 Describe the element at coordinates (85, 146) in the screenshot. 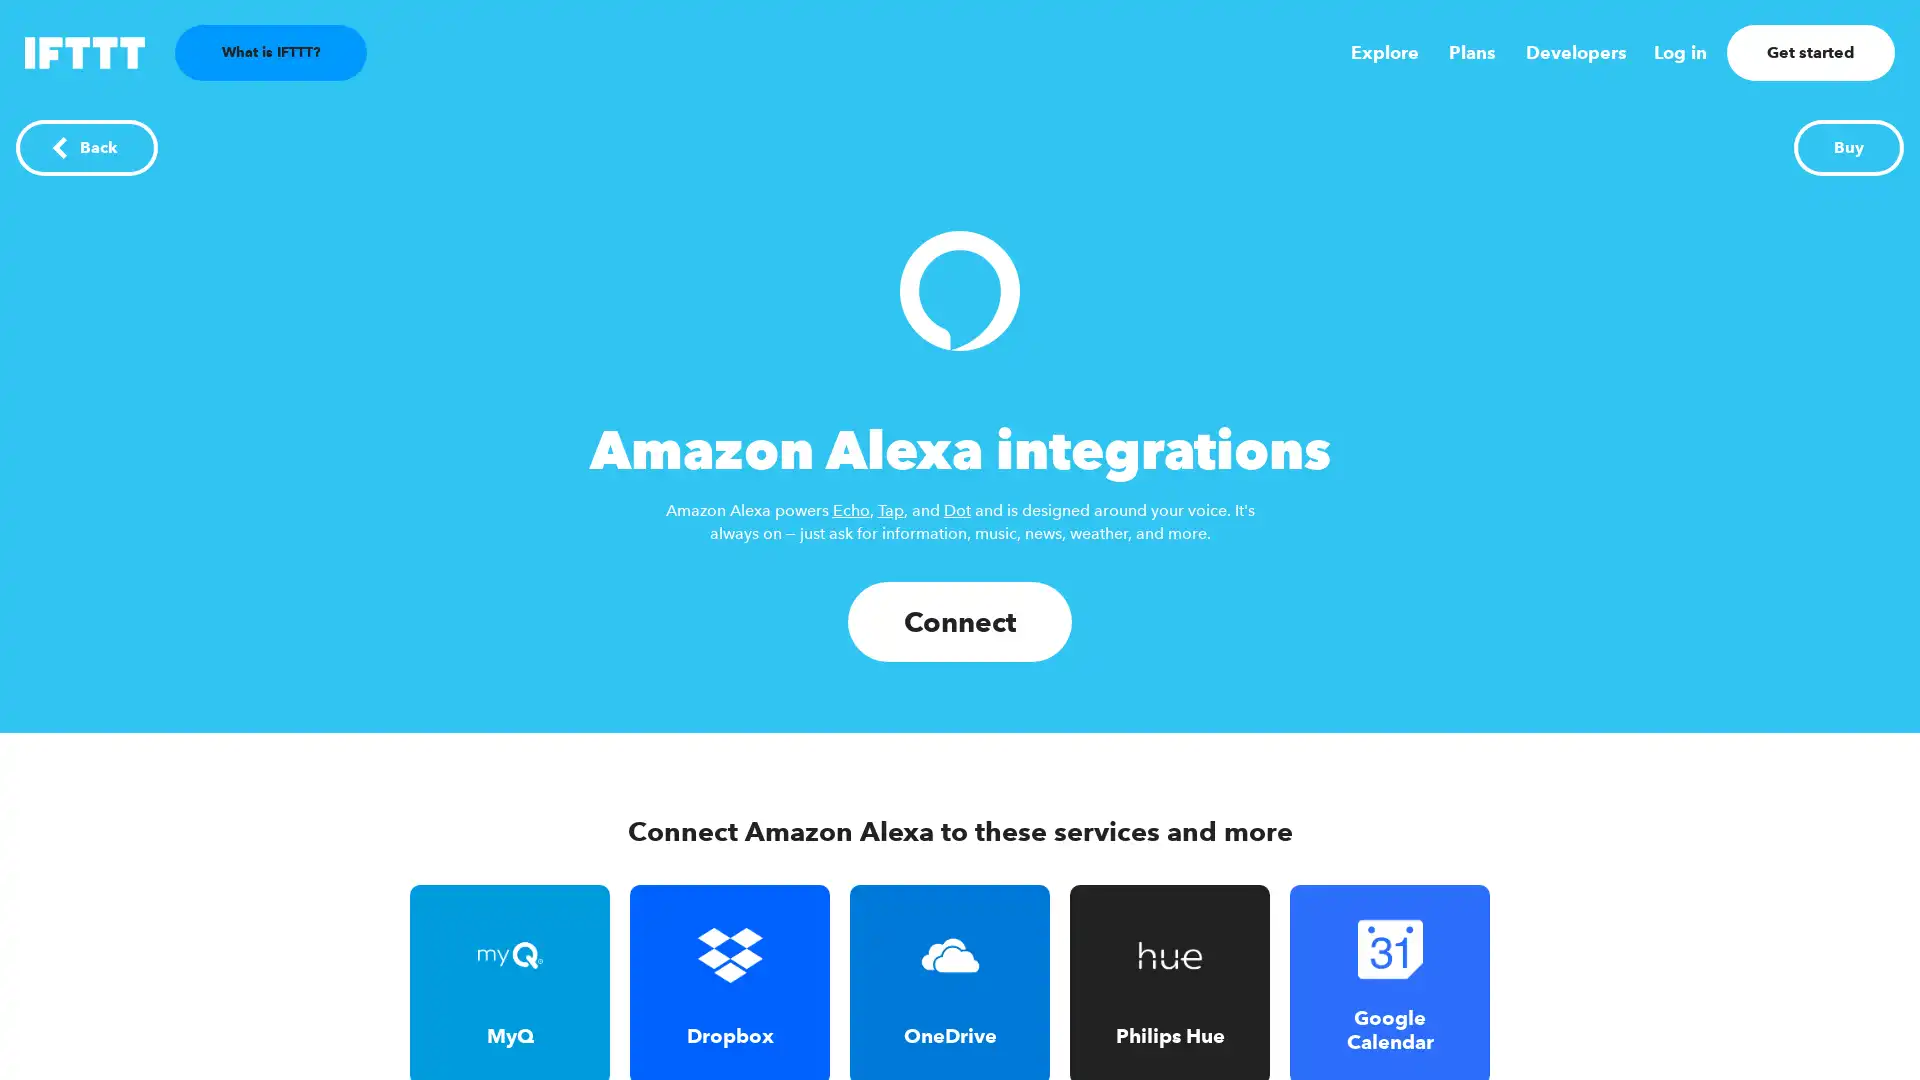

I see `Back` at that location.